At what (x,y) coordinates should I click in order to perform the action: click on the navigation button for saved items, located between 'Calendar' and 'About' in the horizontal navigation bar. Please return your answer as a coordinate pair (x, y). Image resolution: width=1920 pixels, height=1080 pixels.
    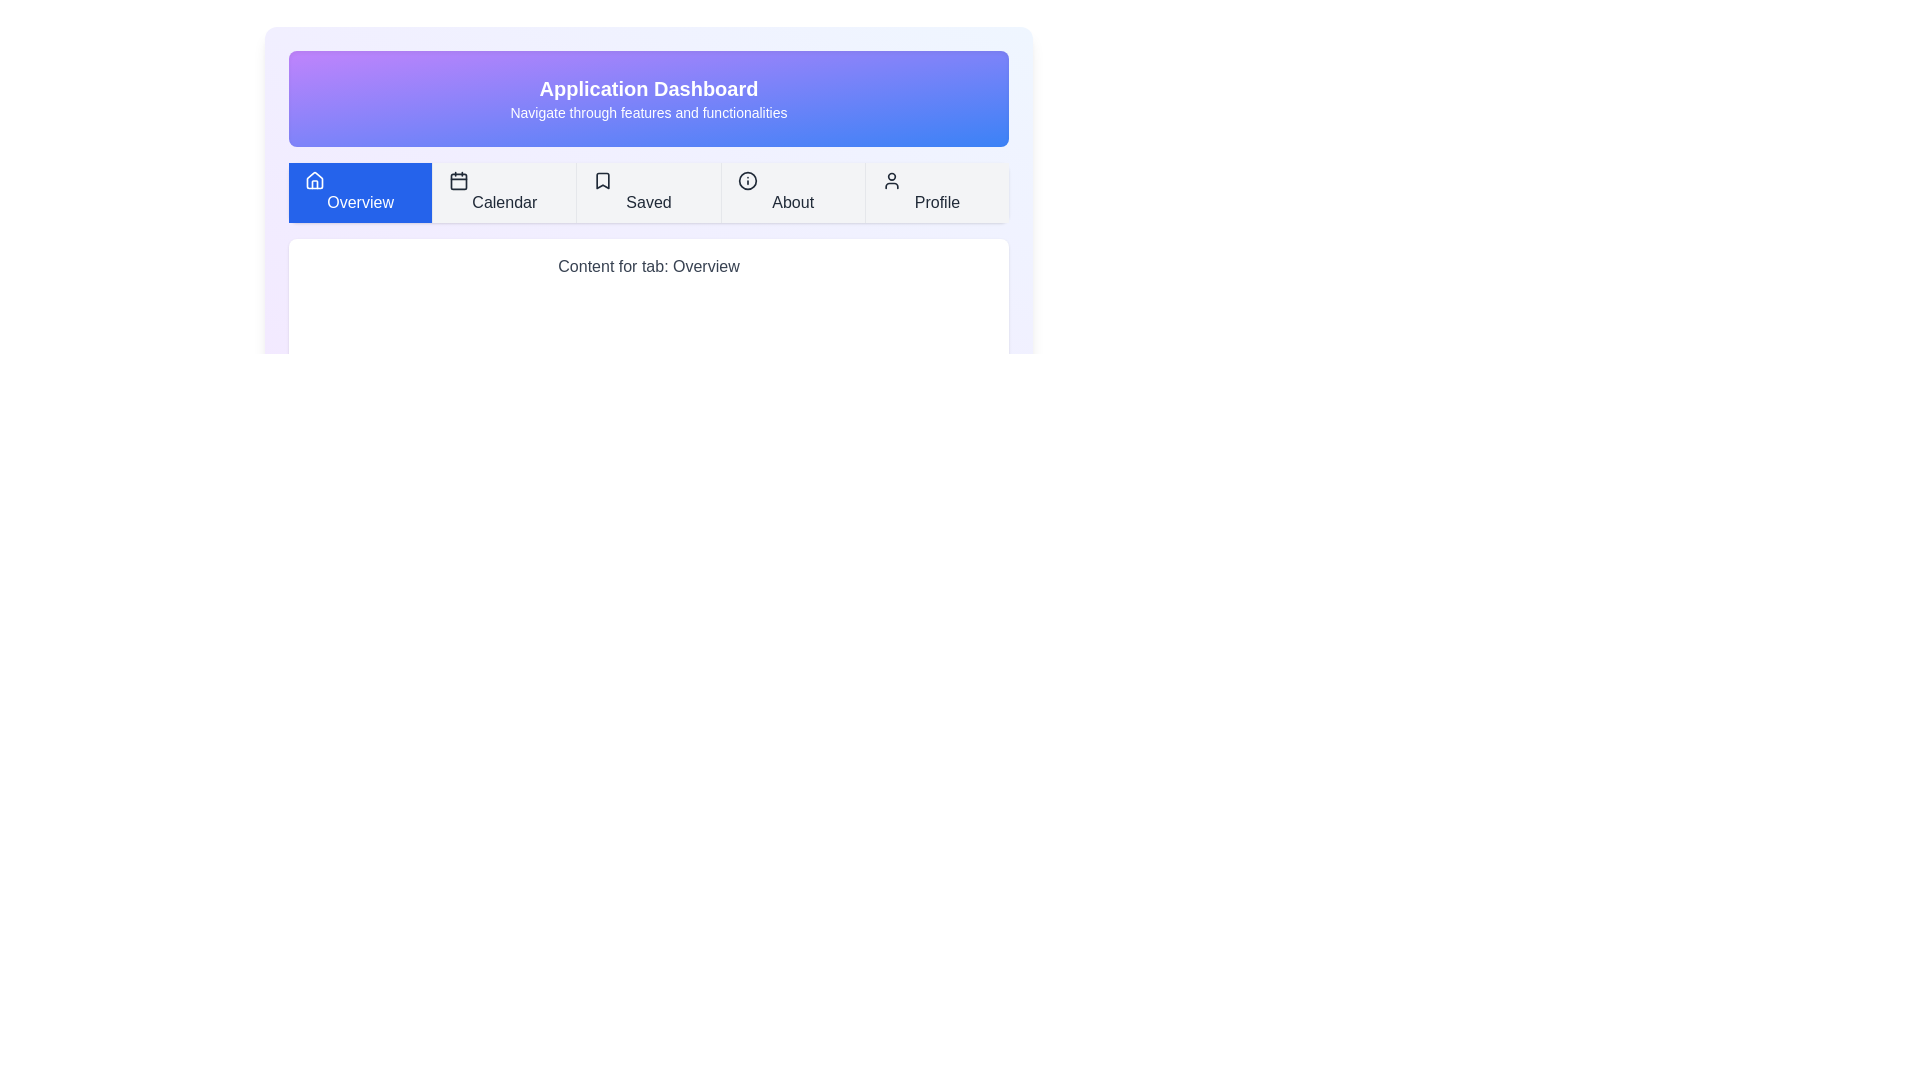
    Looking at the image, I should click on (648, 192).